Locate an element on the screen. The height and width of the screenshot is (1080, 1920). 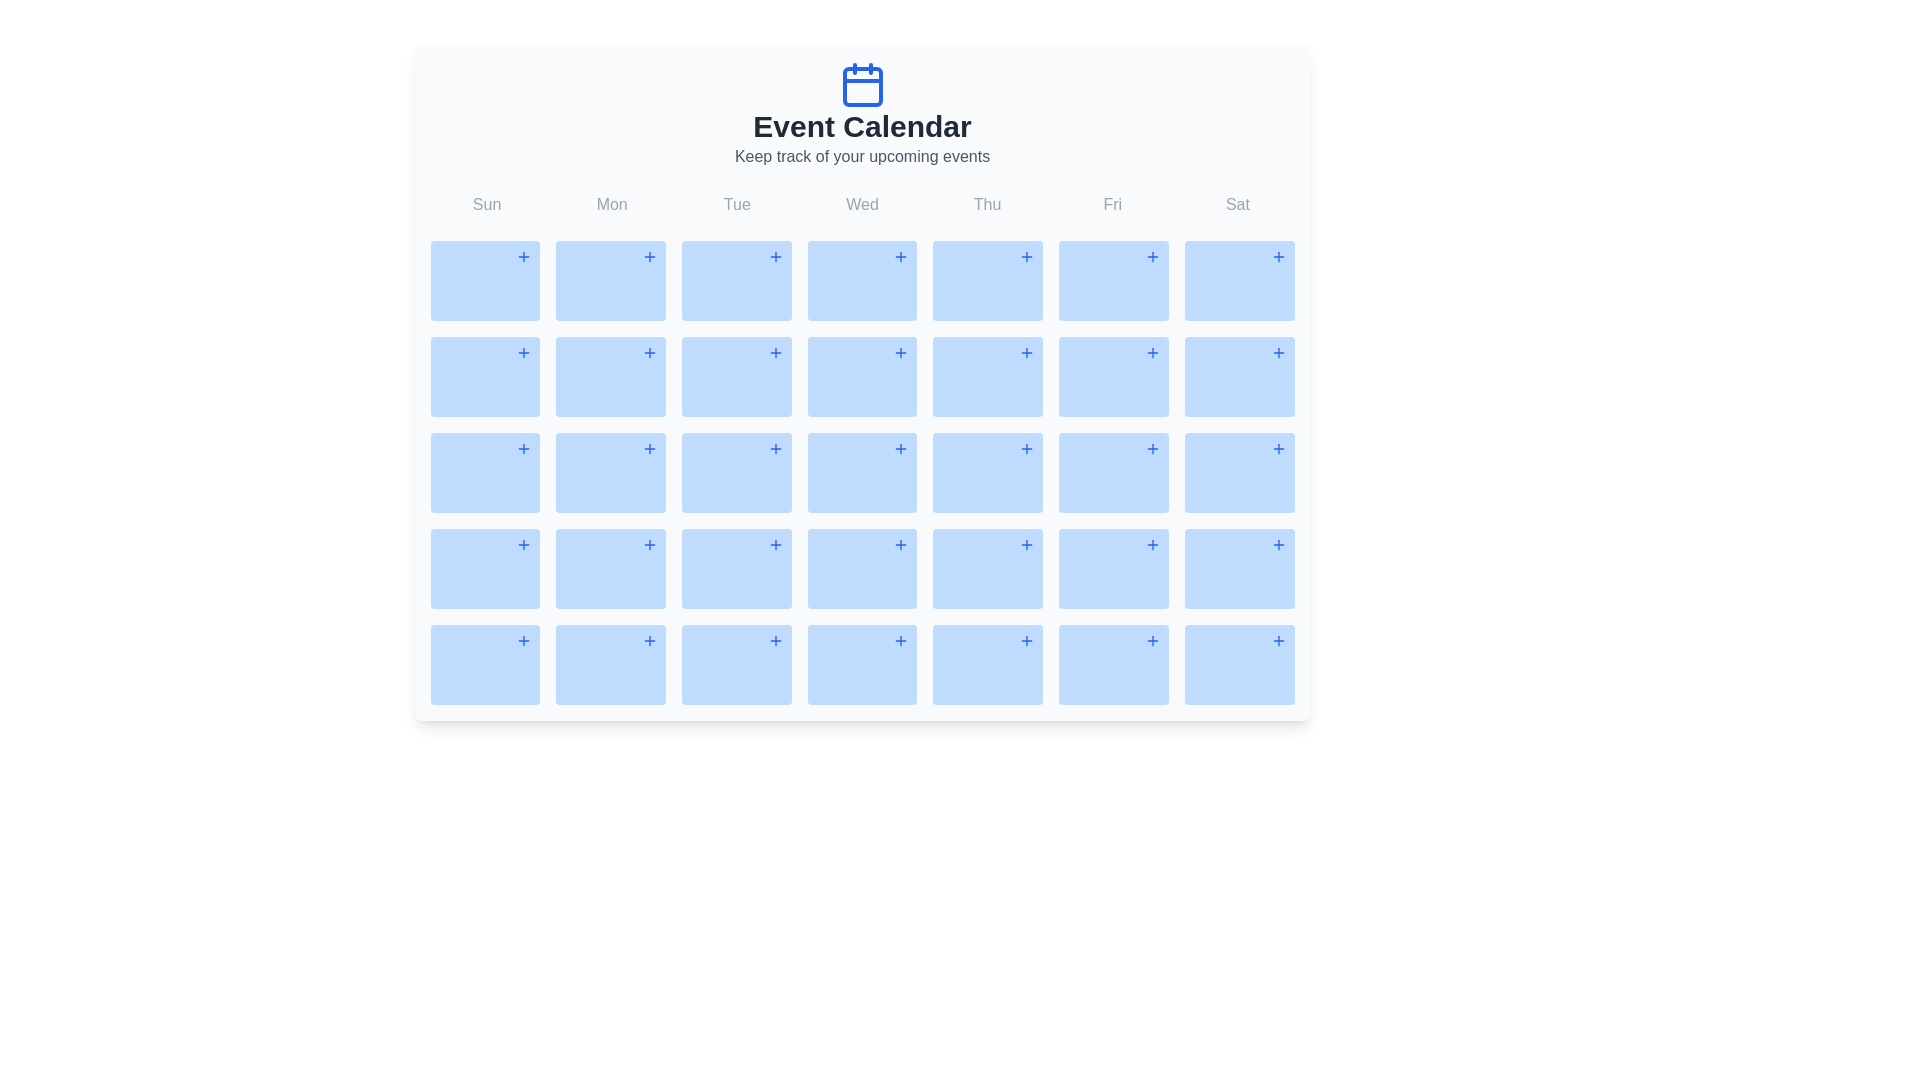
the interactive button located in the center of the cell on the calendar interface is located at coordinates (774, 352).